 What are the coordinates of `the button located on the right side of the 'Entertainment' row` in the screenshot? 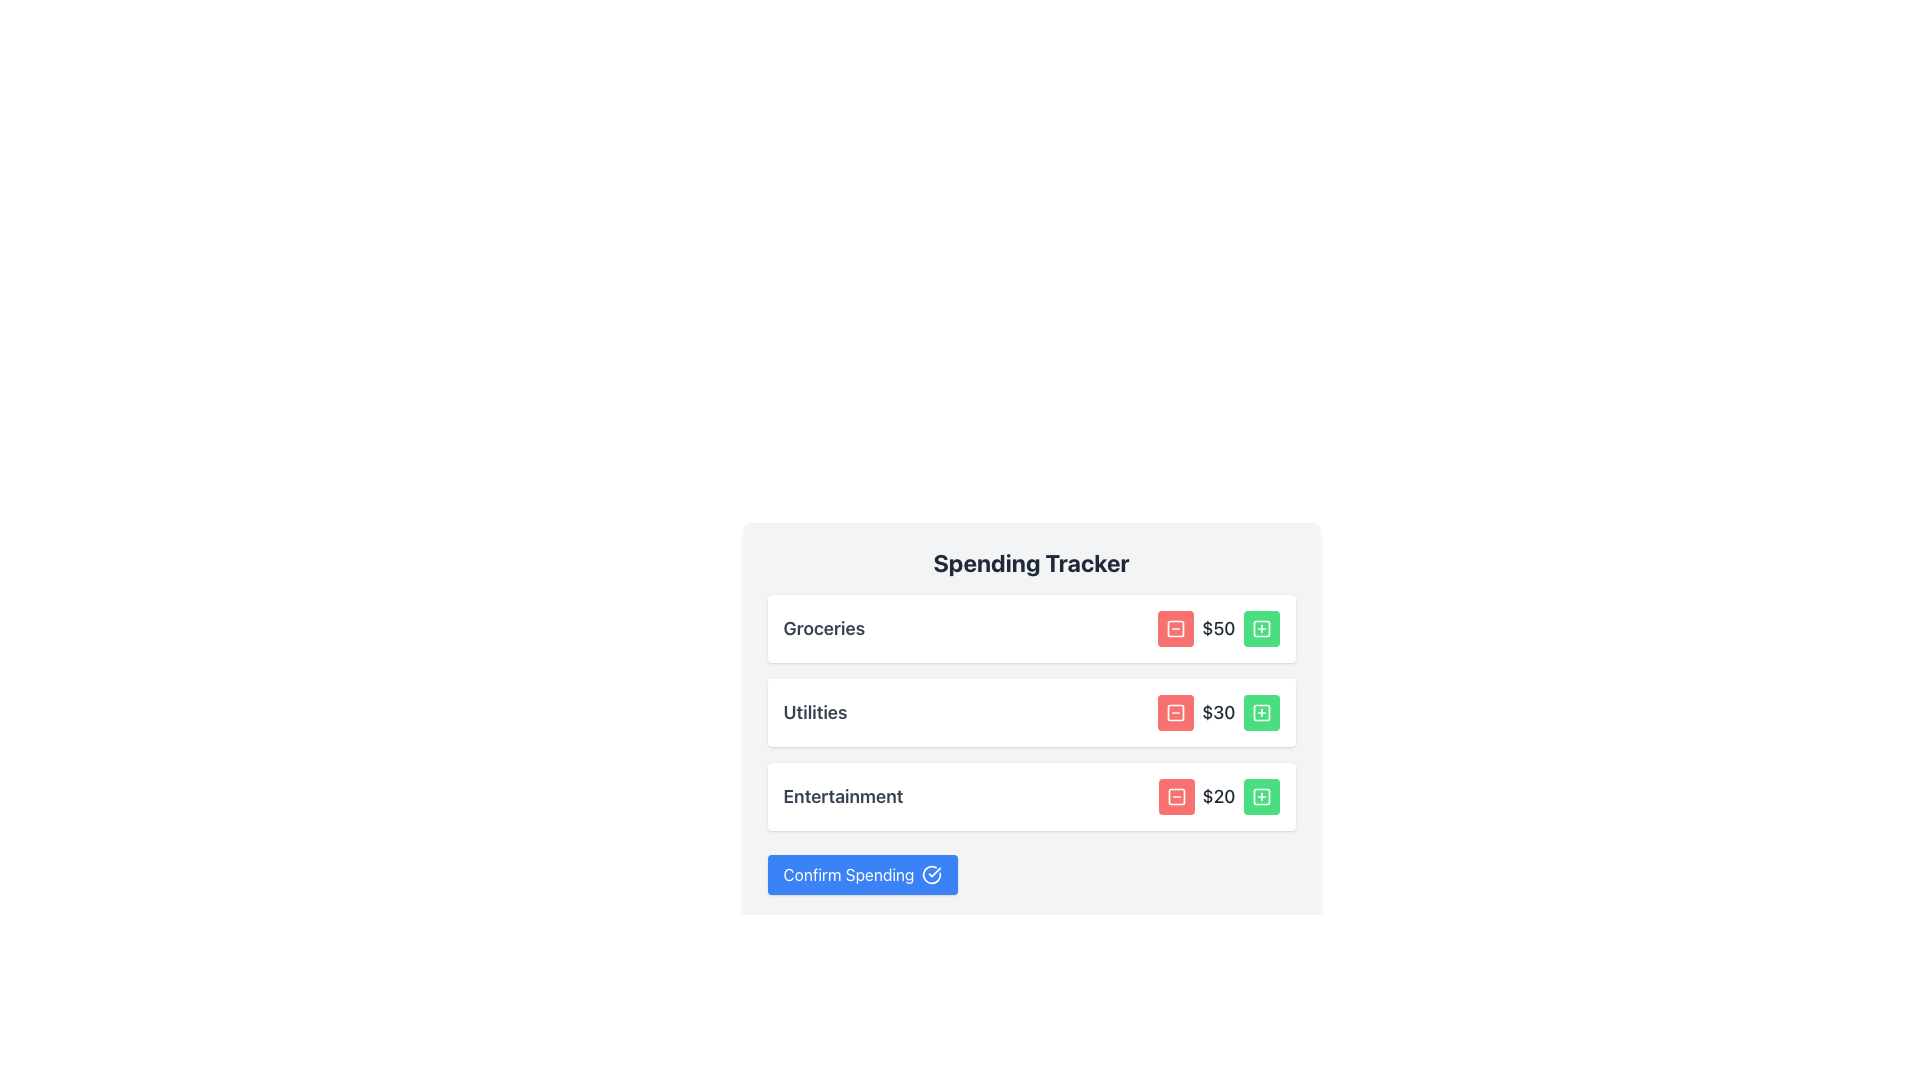 It's located at (1260, 796).